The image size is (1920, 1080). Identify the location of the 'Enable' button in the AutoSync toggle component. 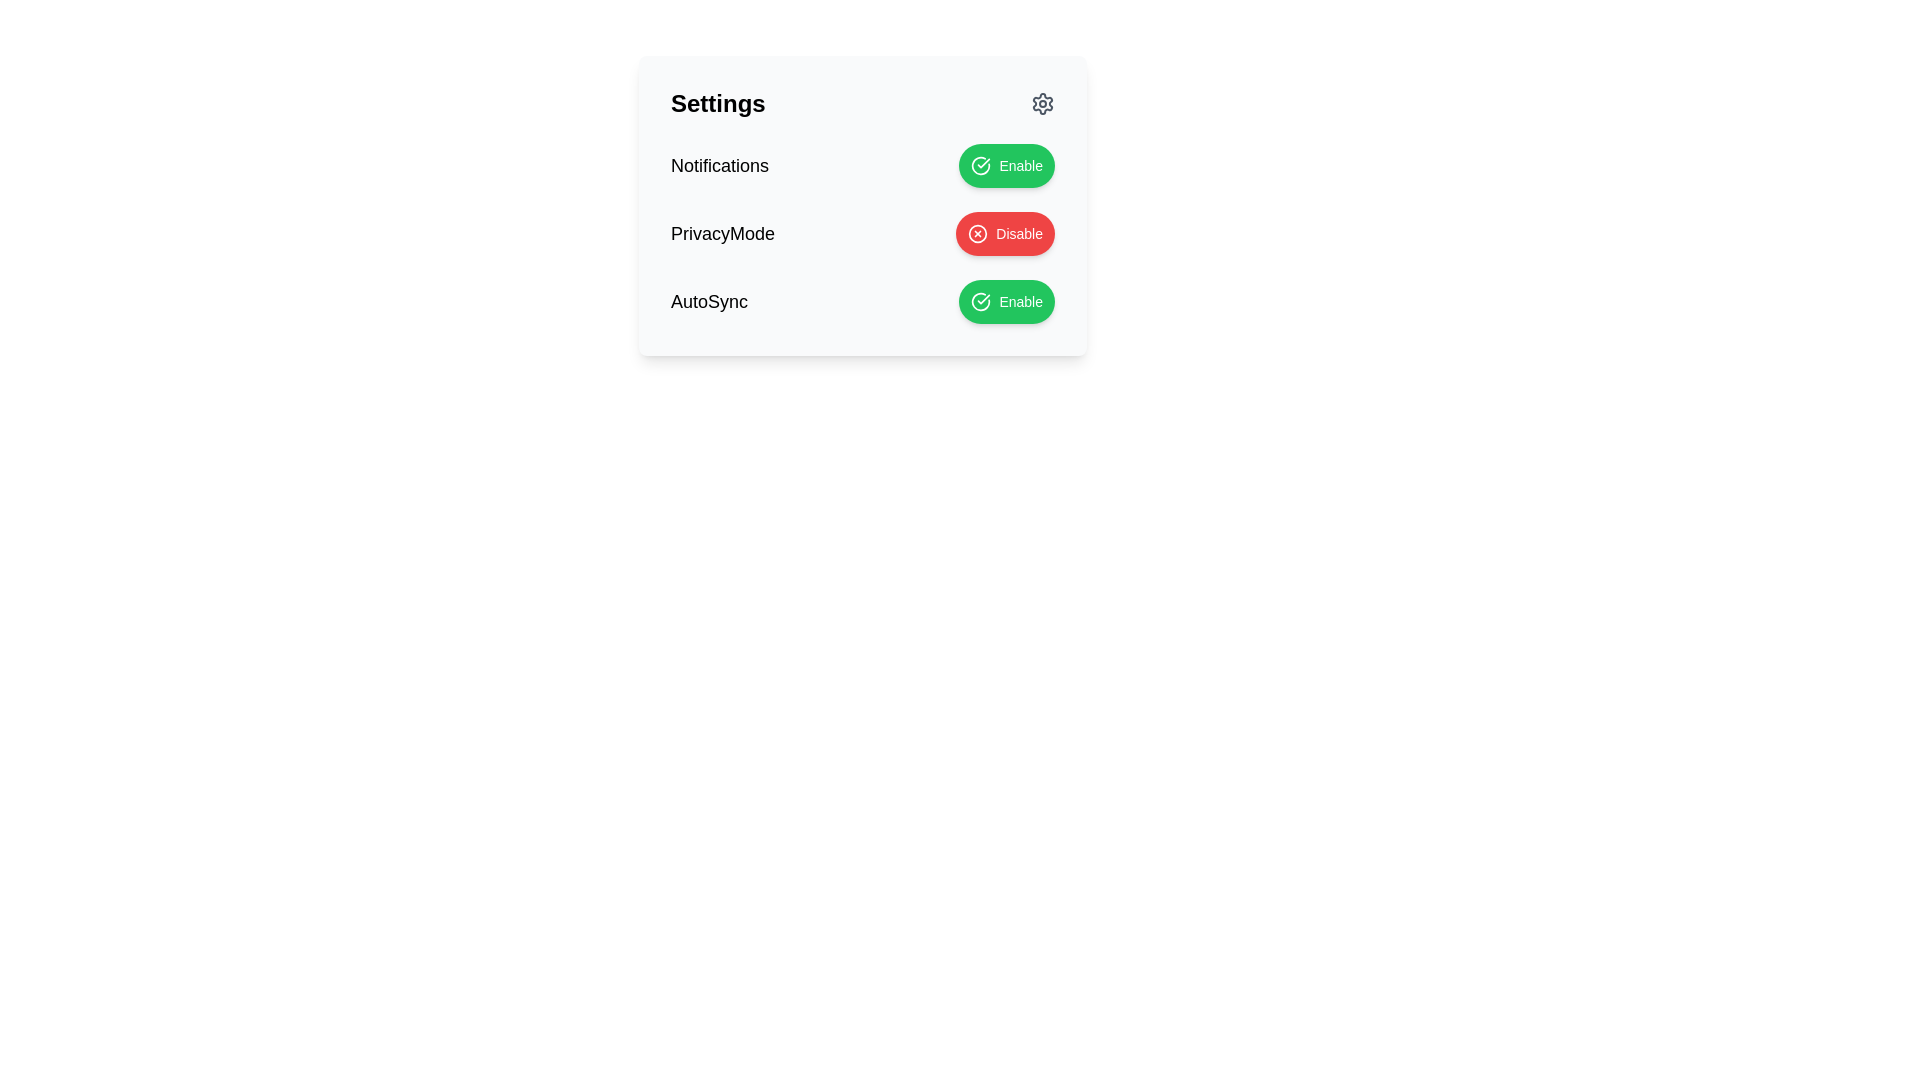
(863, 301).